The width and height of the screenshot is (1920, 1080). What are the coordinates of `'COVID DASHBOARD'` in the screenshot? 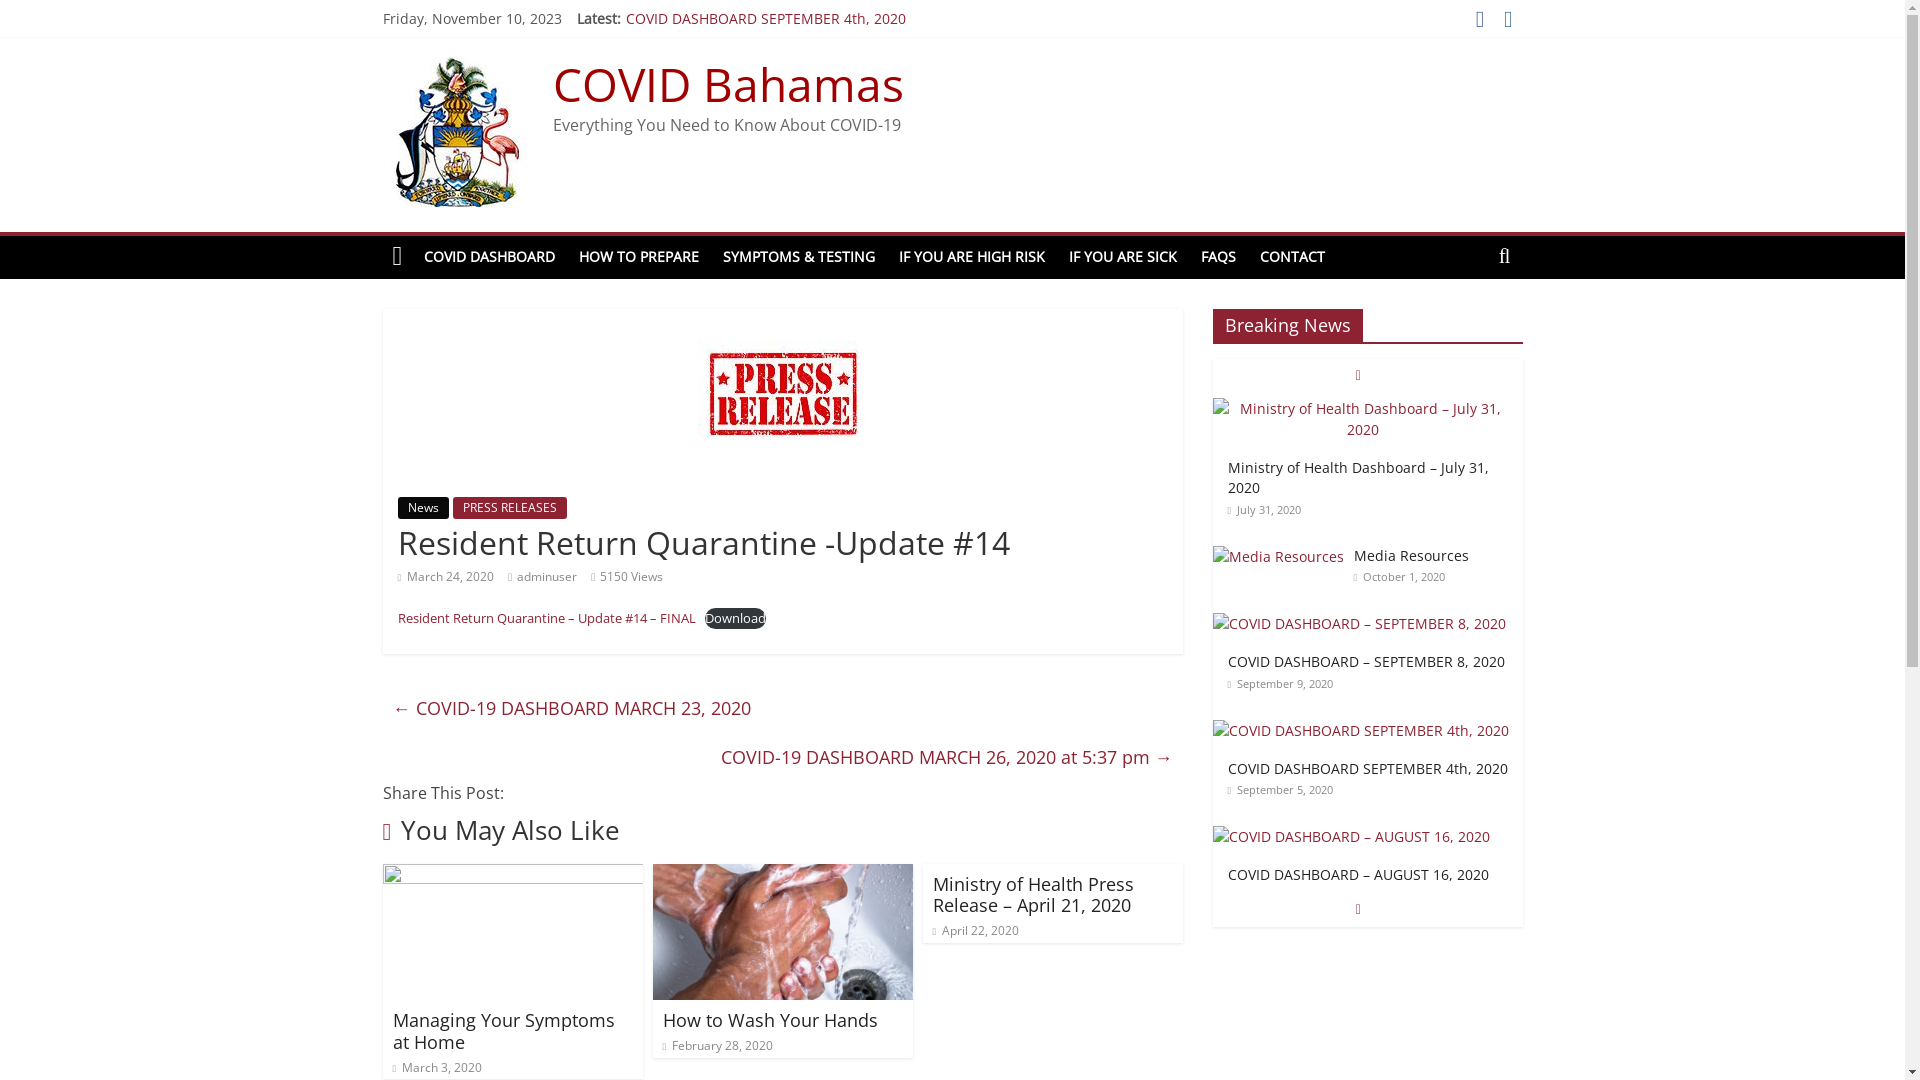 It's located at (489, 256).